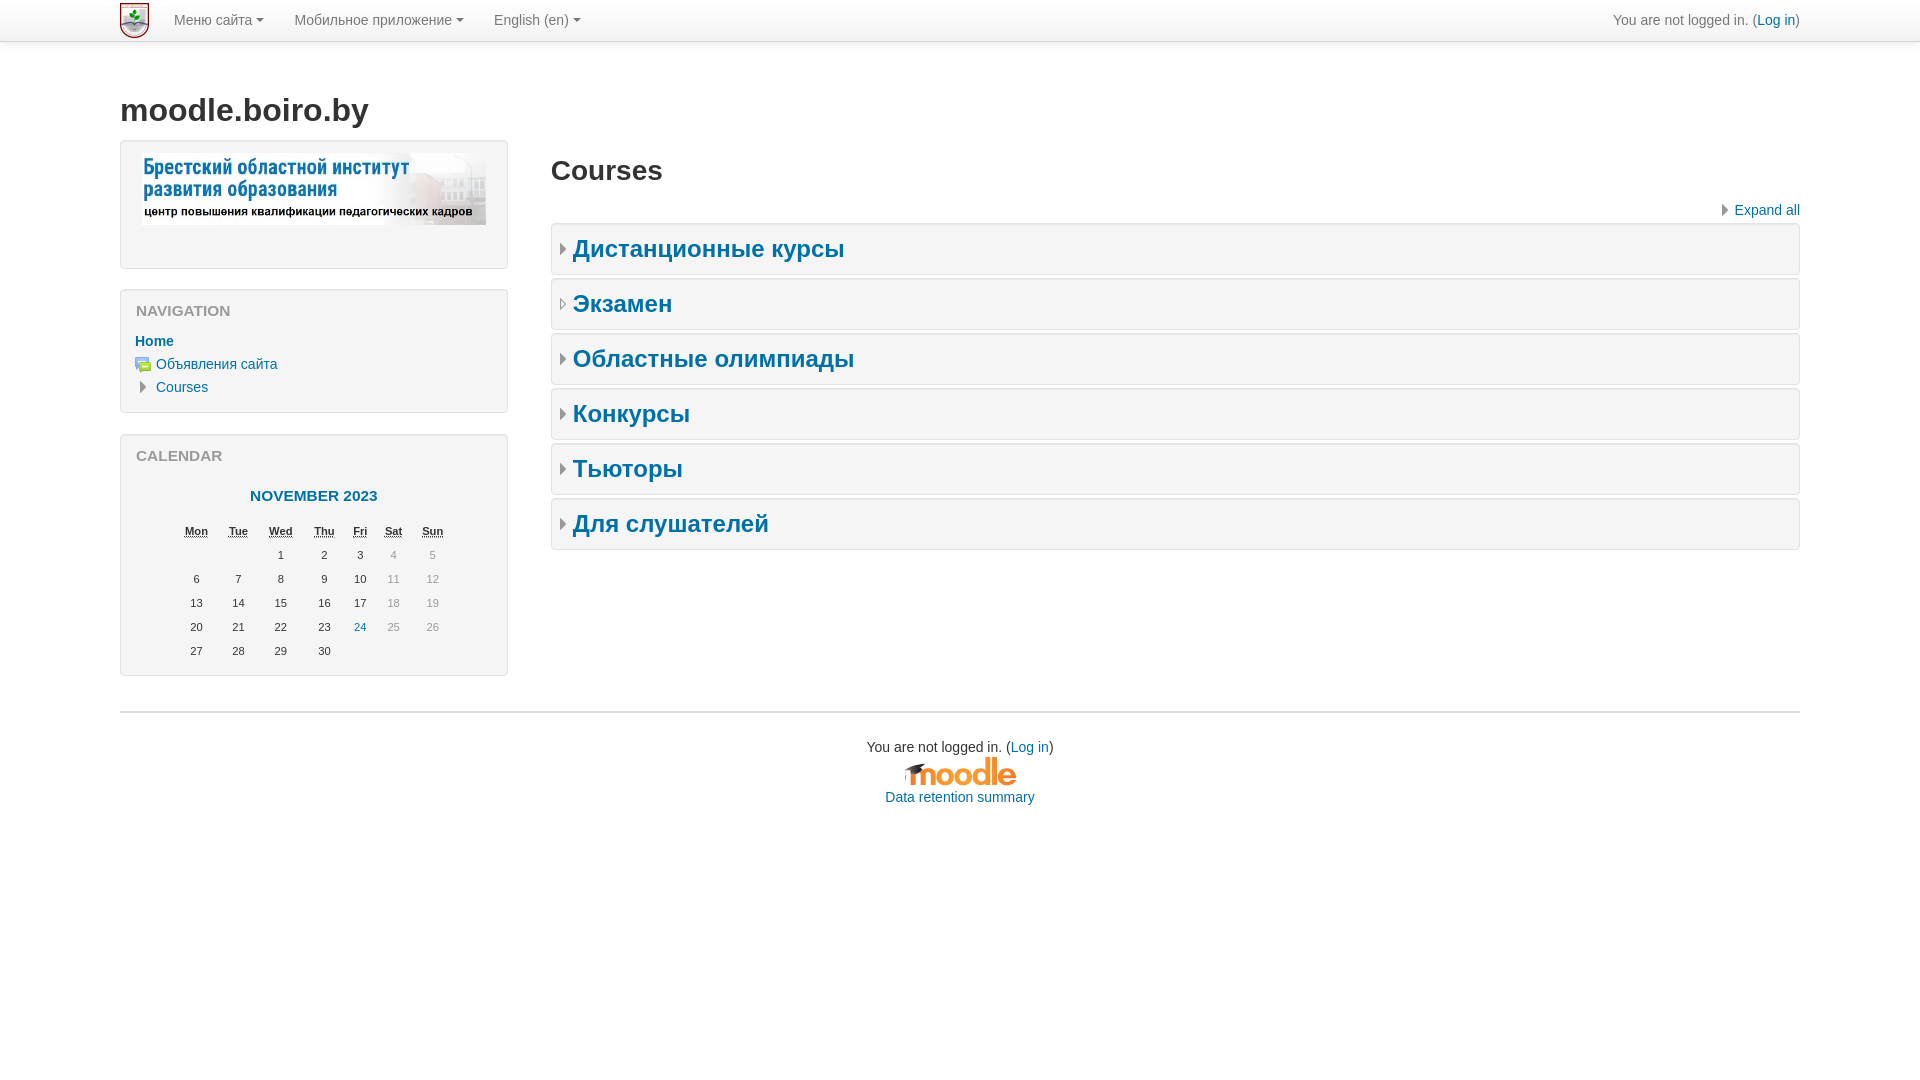 The width and height of the screenshot is (1920, 1080). What do you see at coordinates (182, 386) in the screenshot?
I see `'Courses'` at bounding box center [182, 386].